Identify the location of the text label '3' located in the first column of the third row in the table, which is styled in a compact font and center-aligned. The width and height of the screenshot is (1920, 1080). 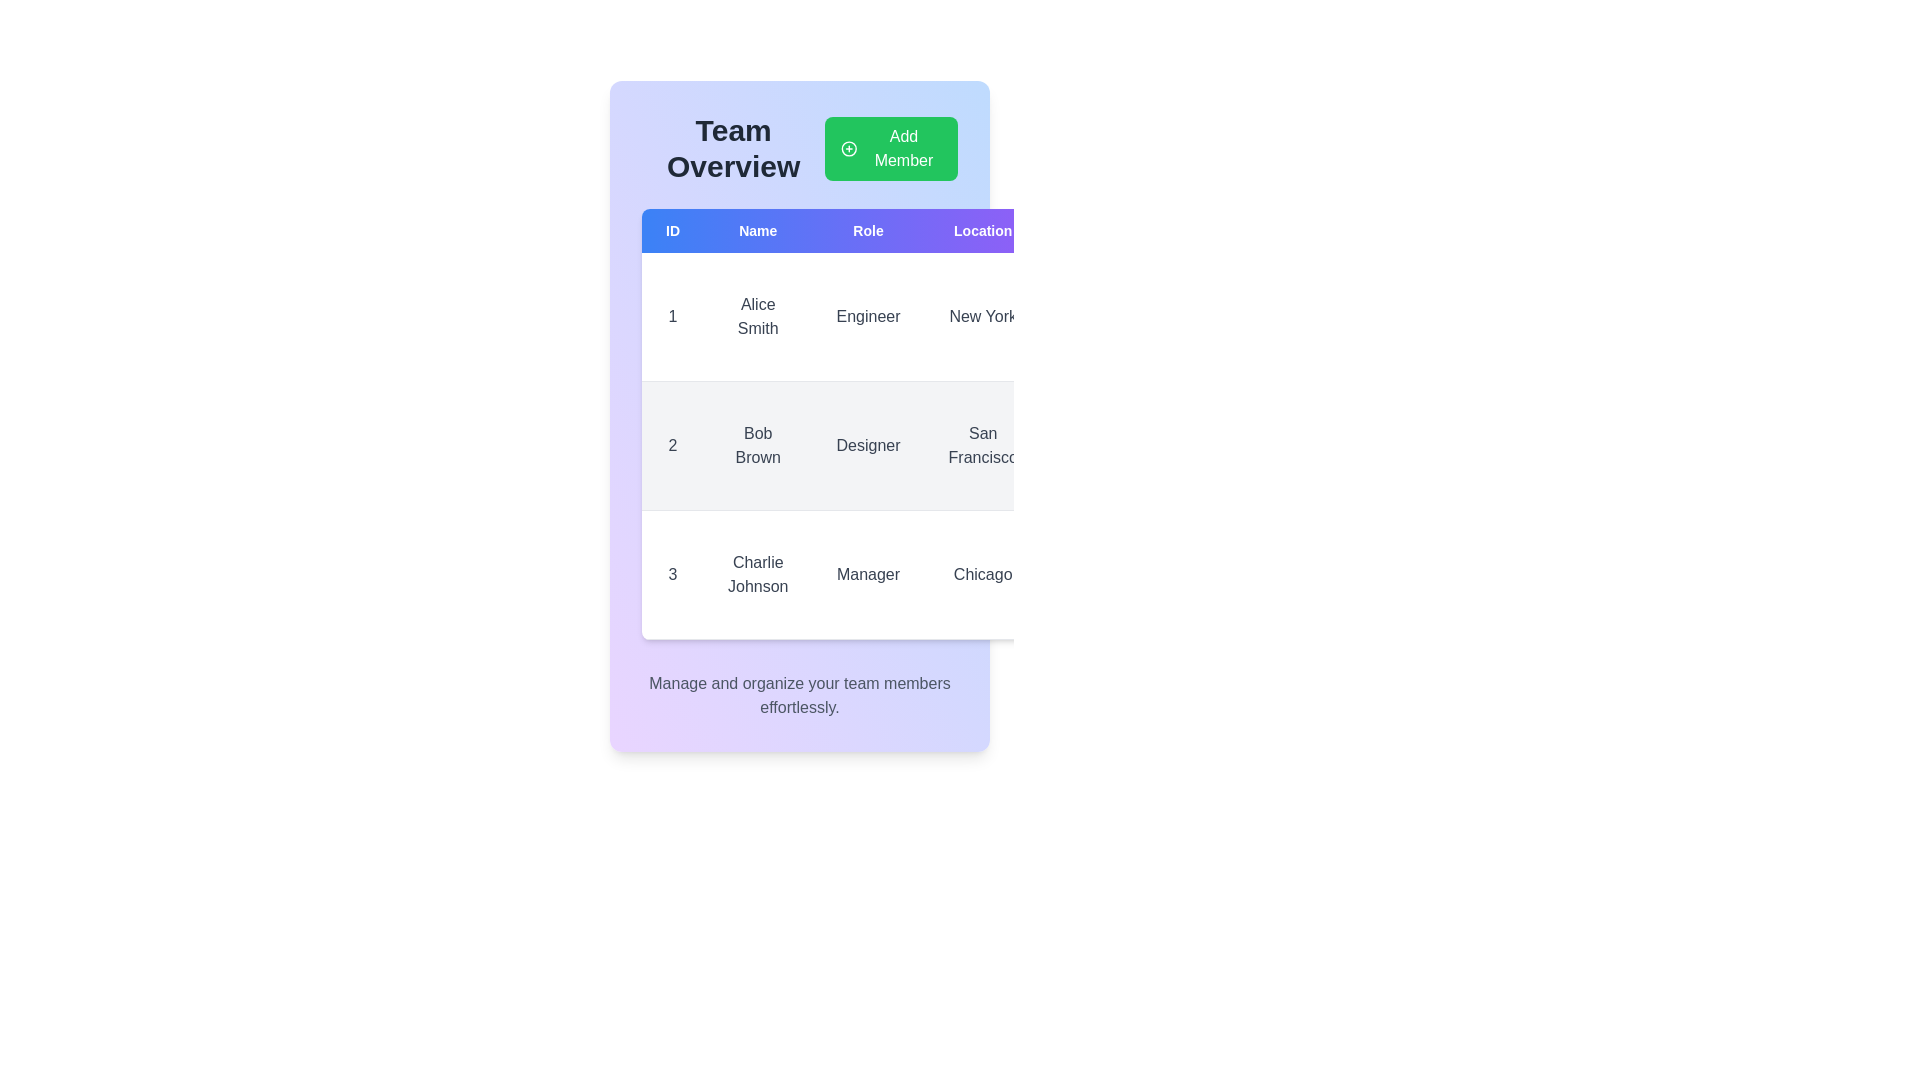
(672, 574).